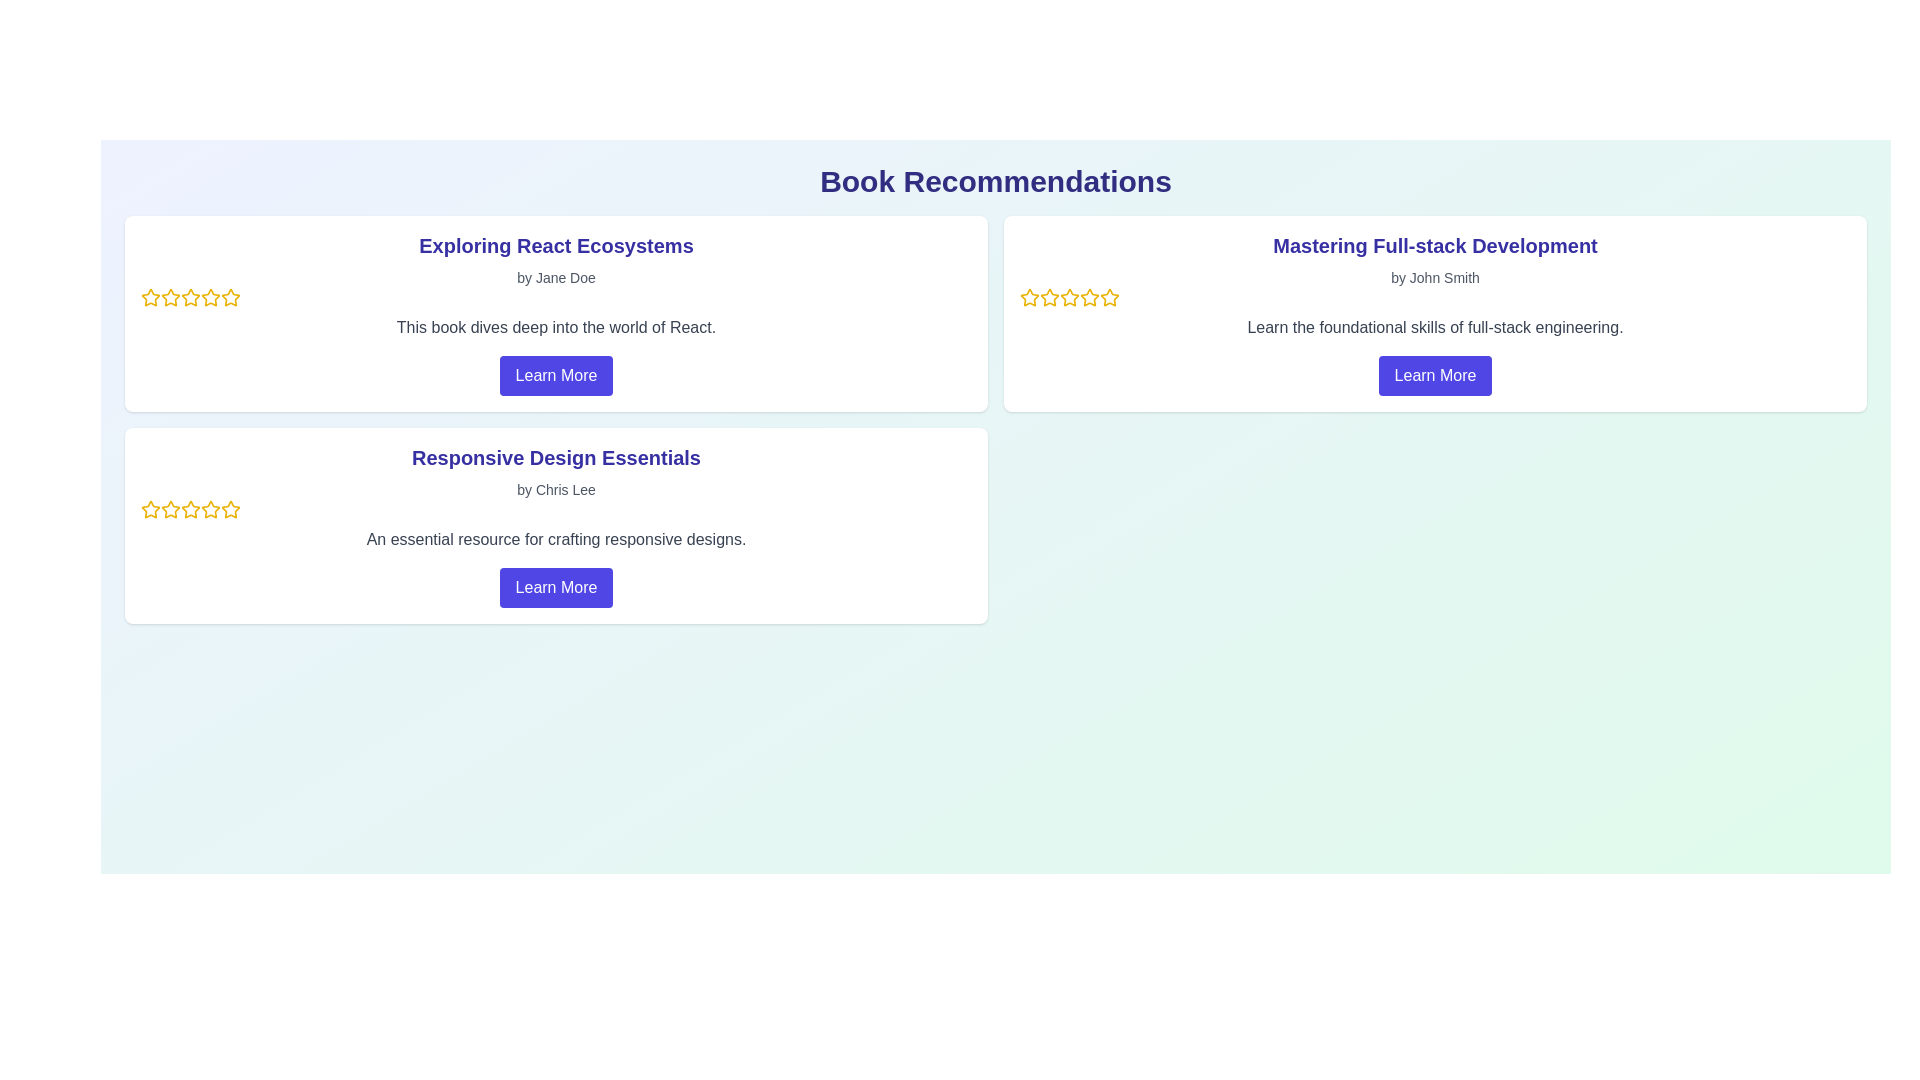  What do you see at coordinates (211, 297) in the screenshot?
I see `the sixth star in the rating widget under the 'Exploring React Ecosystems' section to visually represent the rating level` at bounding box center [211, 297].